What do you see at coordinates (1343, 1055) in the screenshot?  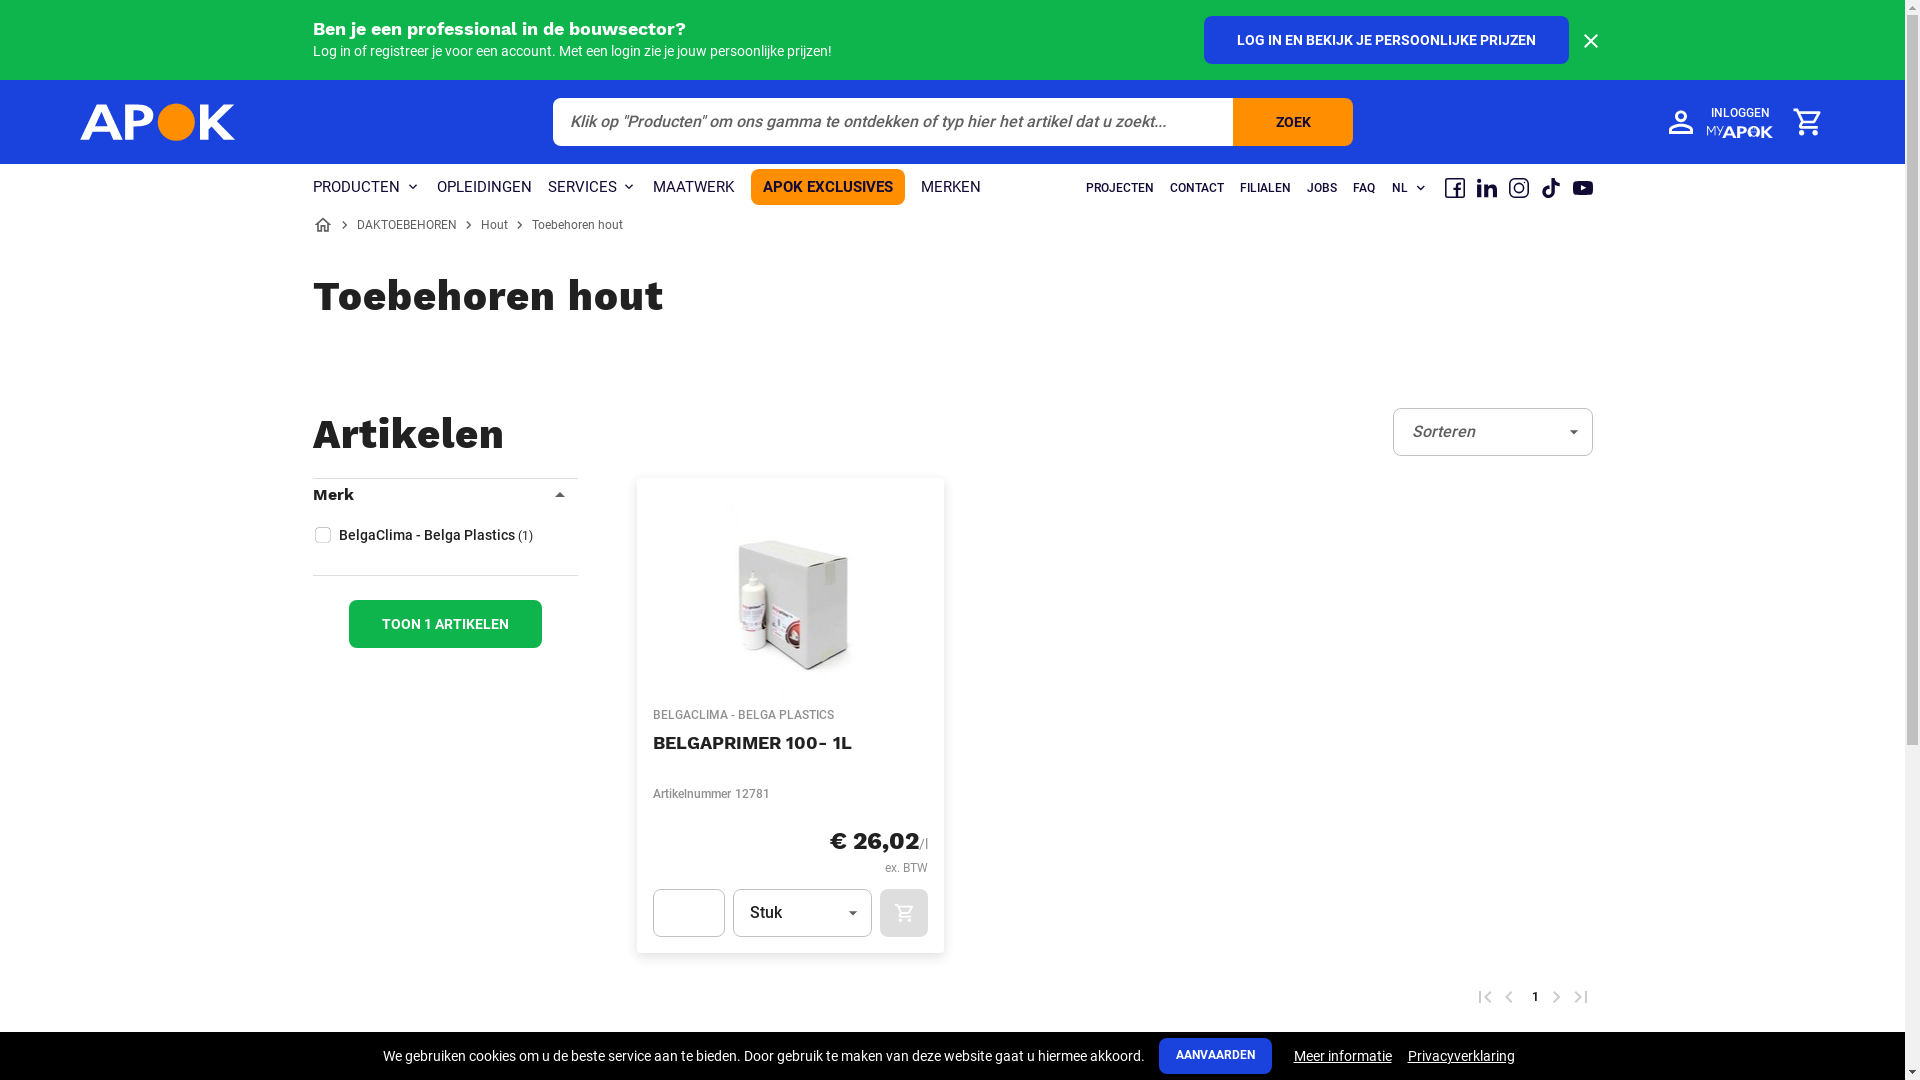 I see `'Meer informatie'` at bounding box center [1343, 1055].